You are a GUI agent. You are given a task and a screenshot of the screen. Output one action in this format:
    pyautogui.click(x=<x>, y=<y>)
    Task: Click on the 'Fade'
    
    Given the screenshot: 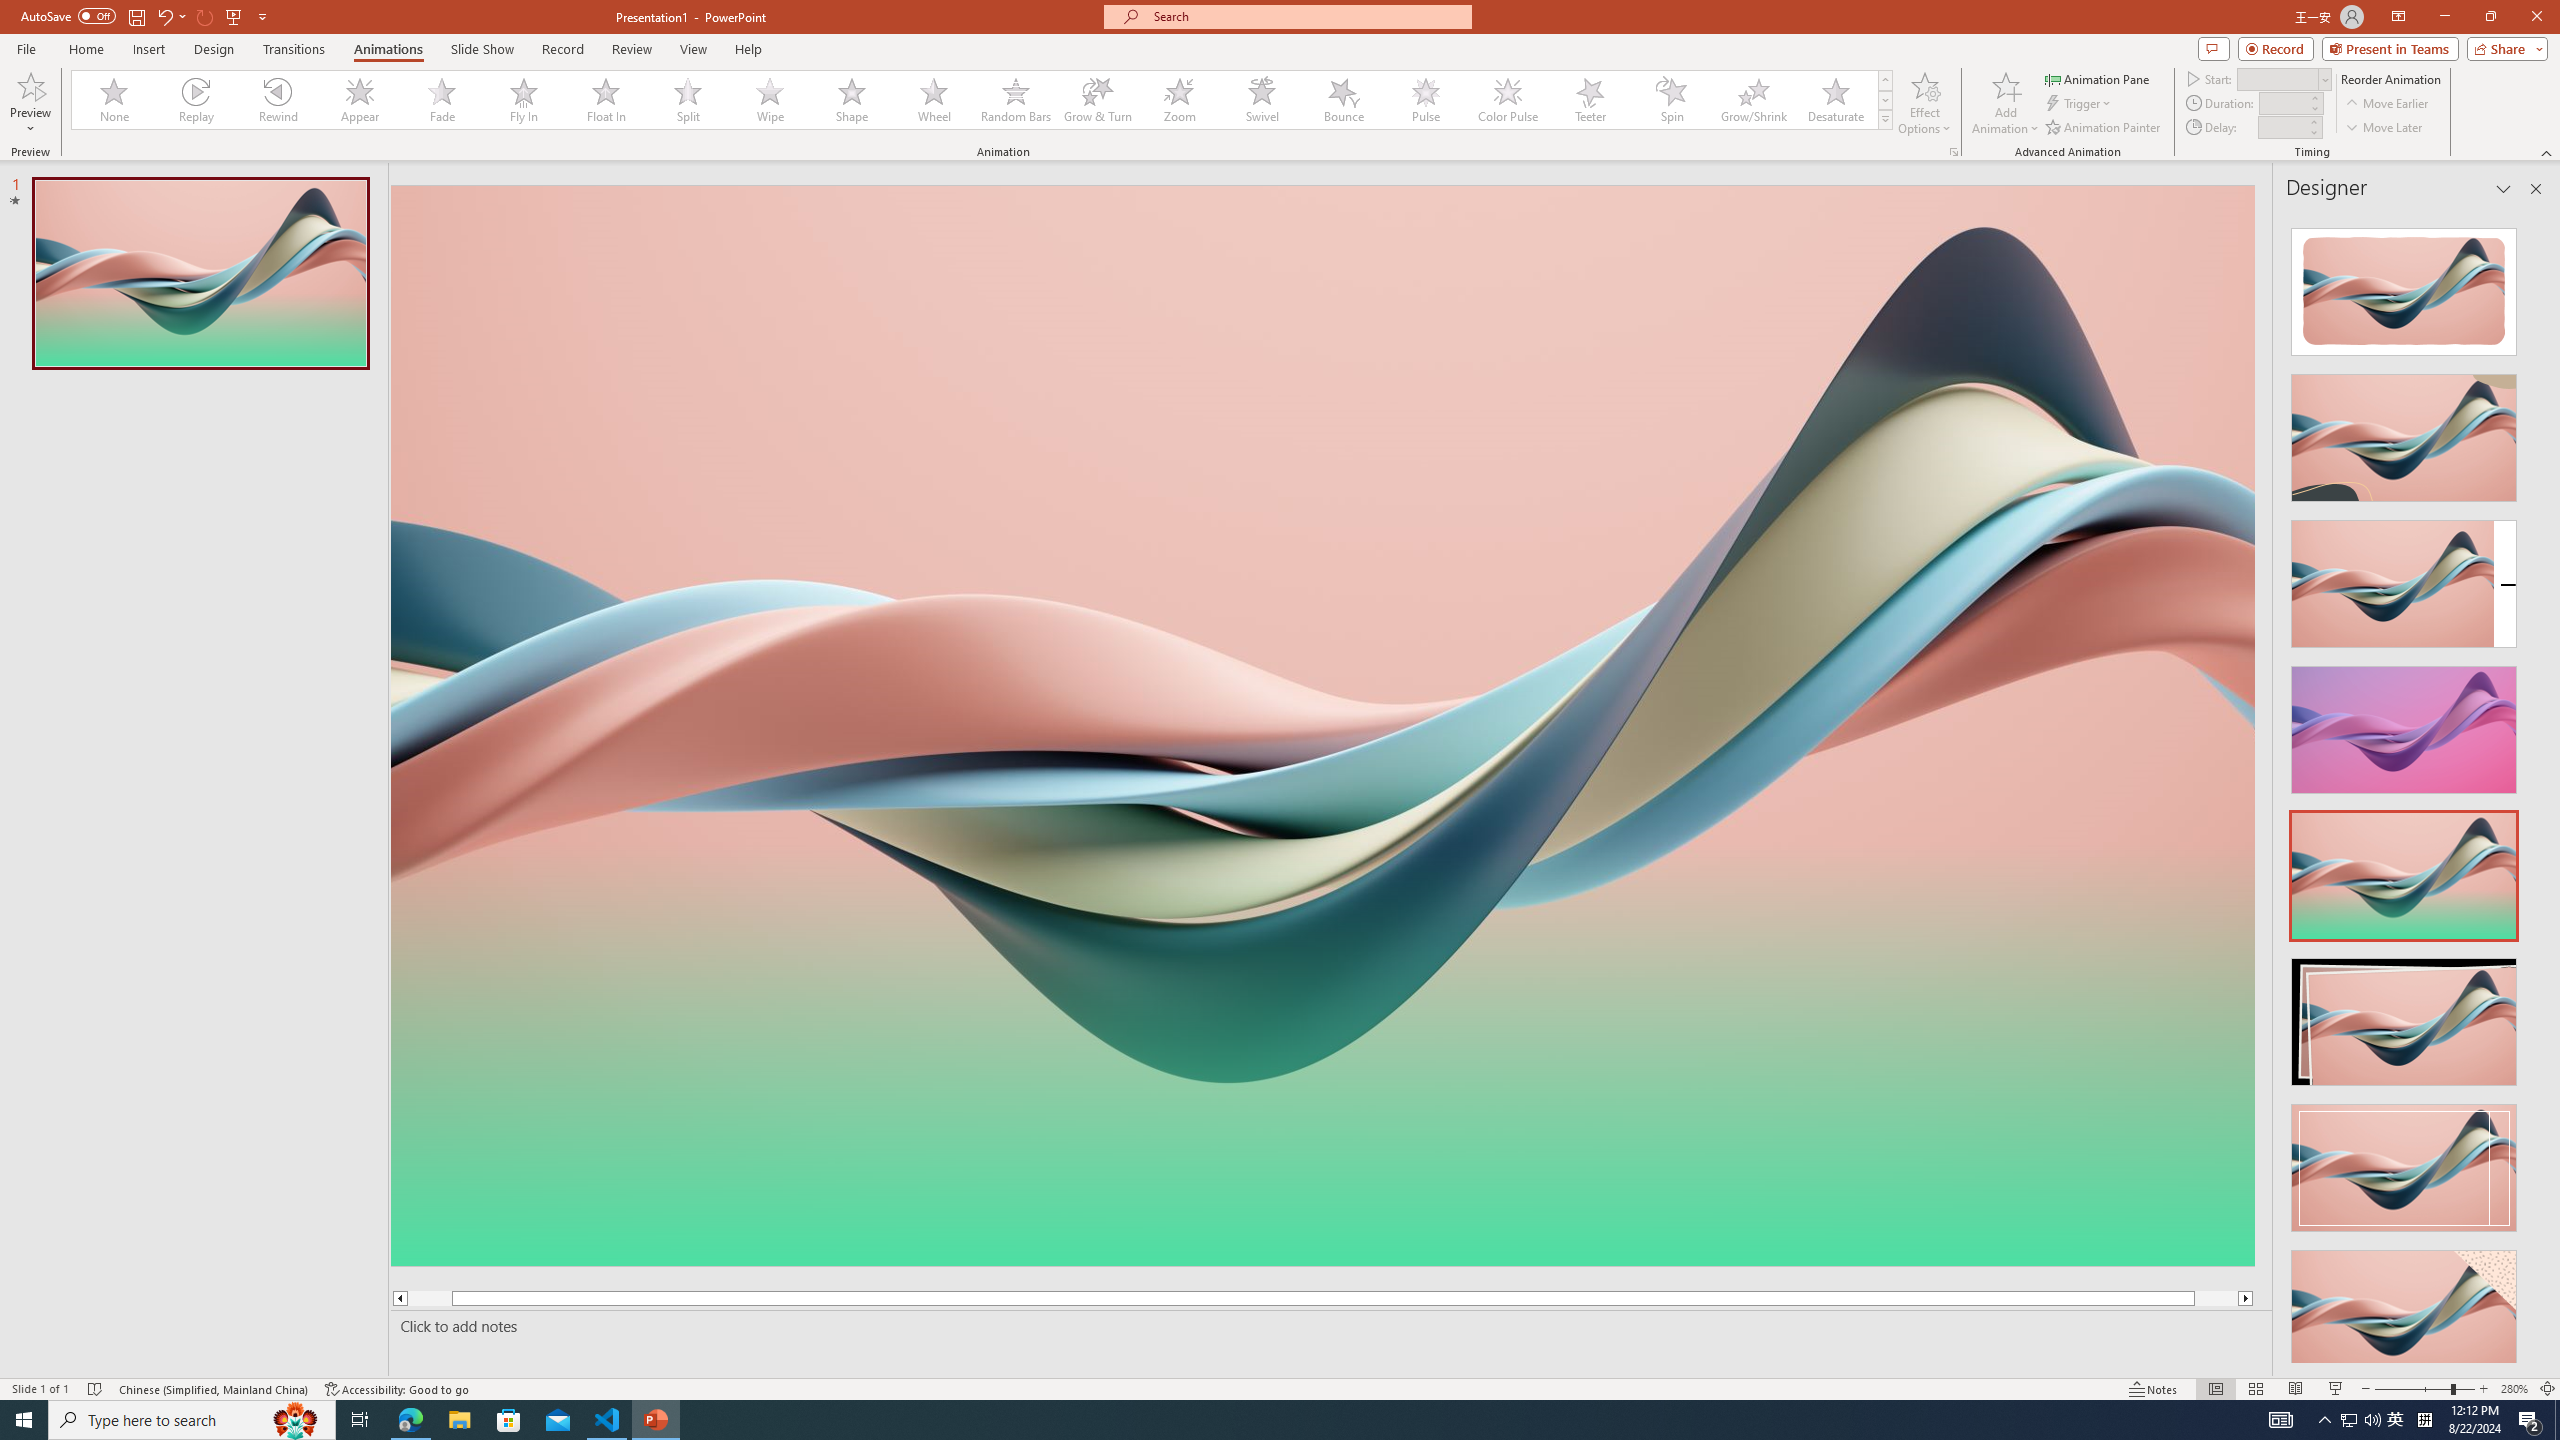 What is the action you would take?
    pyautogui.click(x=441, y=99)
    